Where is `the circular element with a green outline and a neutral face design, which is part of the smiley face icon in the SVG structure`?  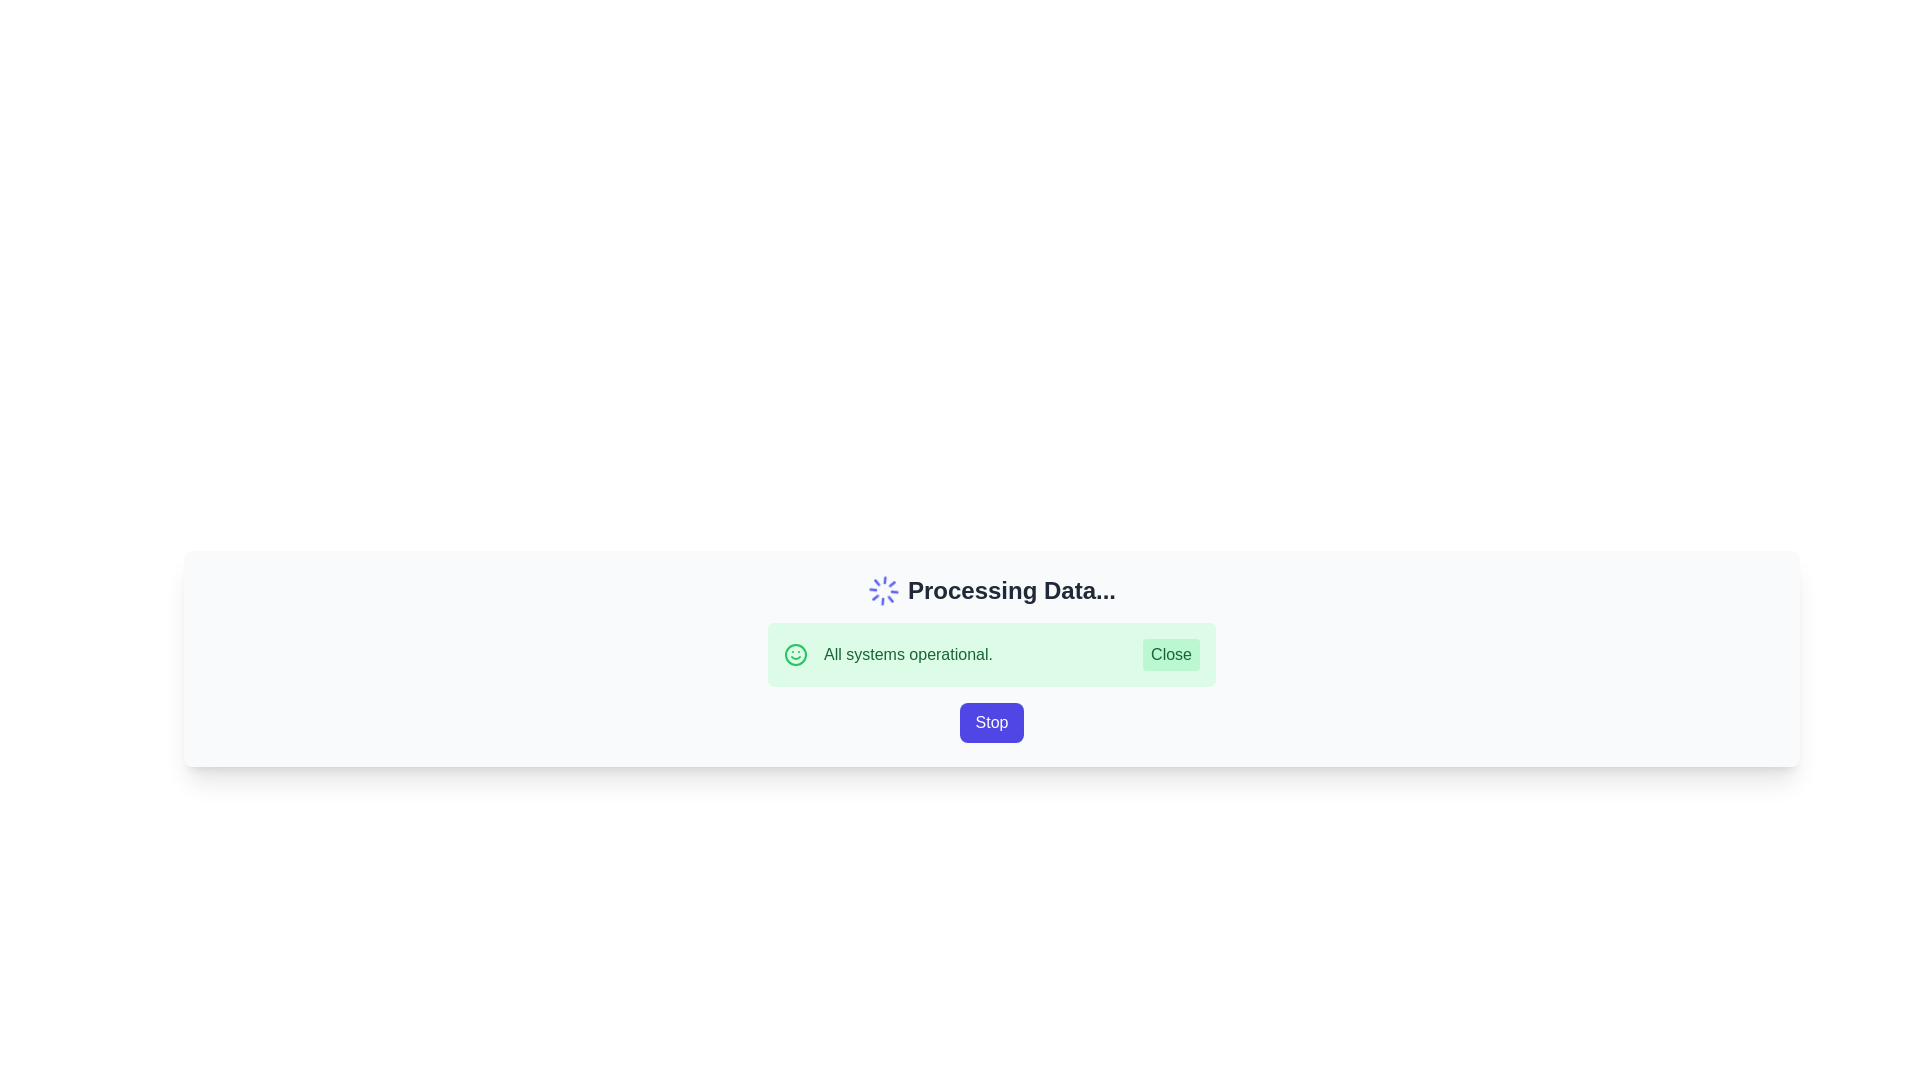 the circular element with a green outline and a neutral face design, which is part of the smiley face icon in the SVG structure is located at coordinates (795, 655).